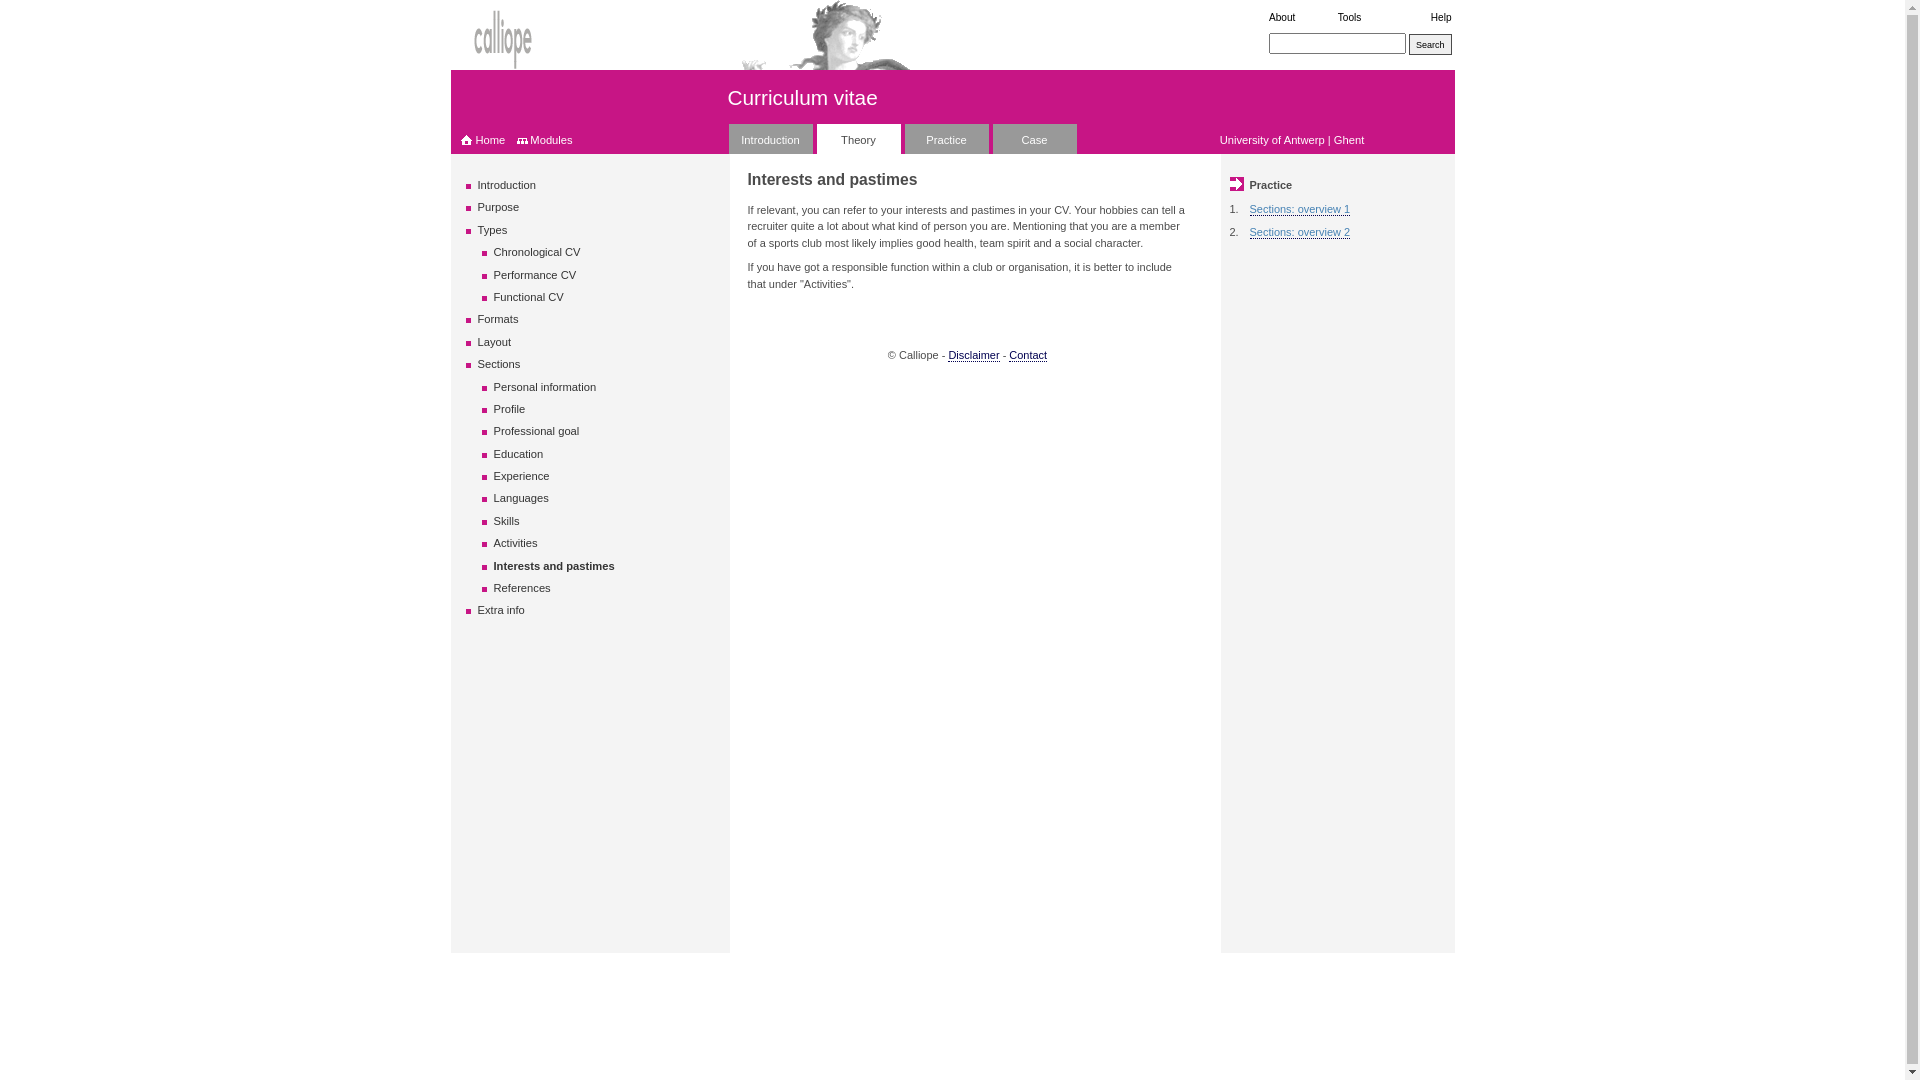 This screenshot has width=1920, height=1080. Describe the element at coordinates (515, 543) in the screenshot. I see `'Activities'` at that location.